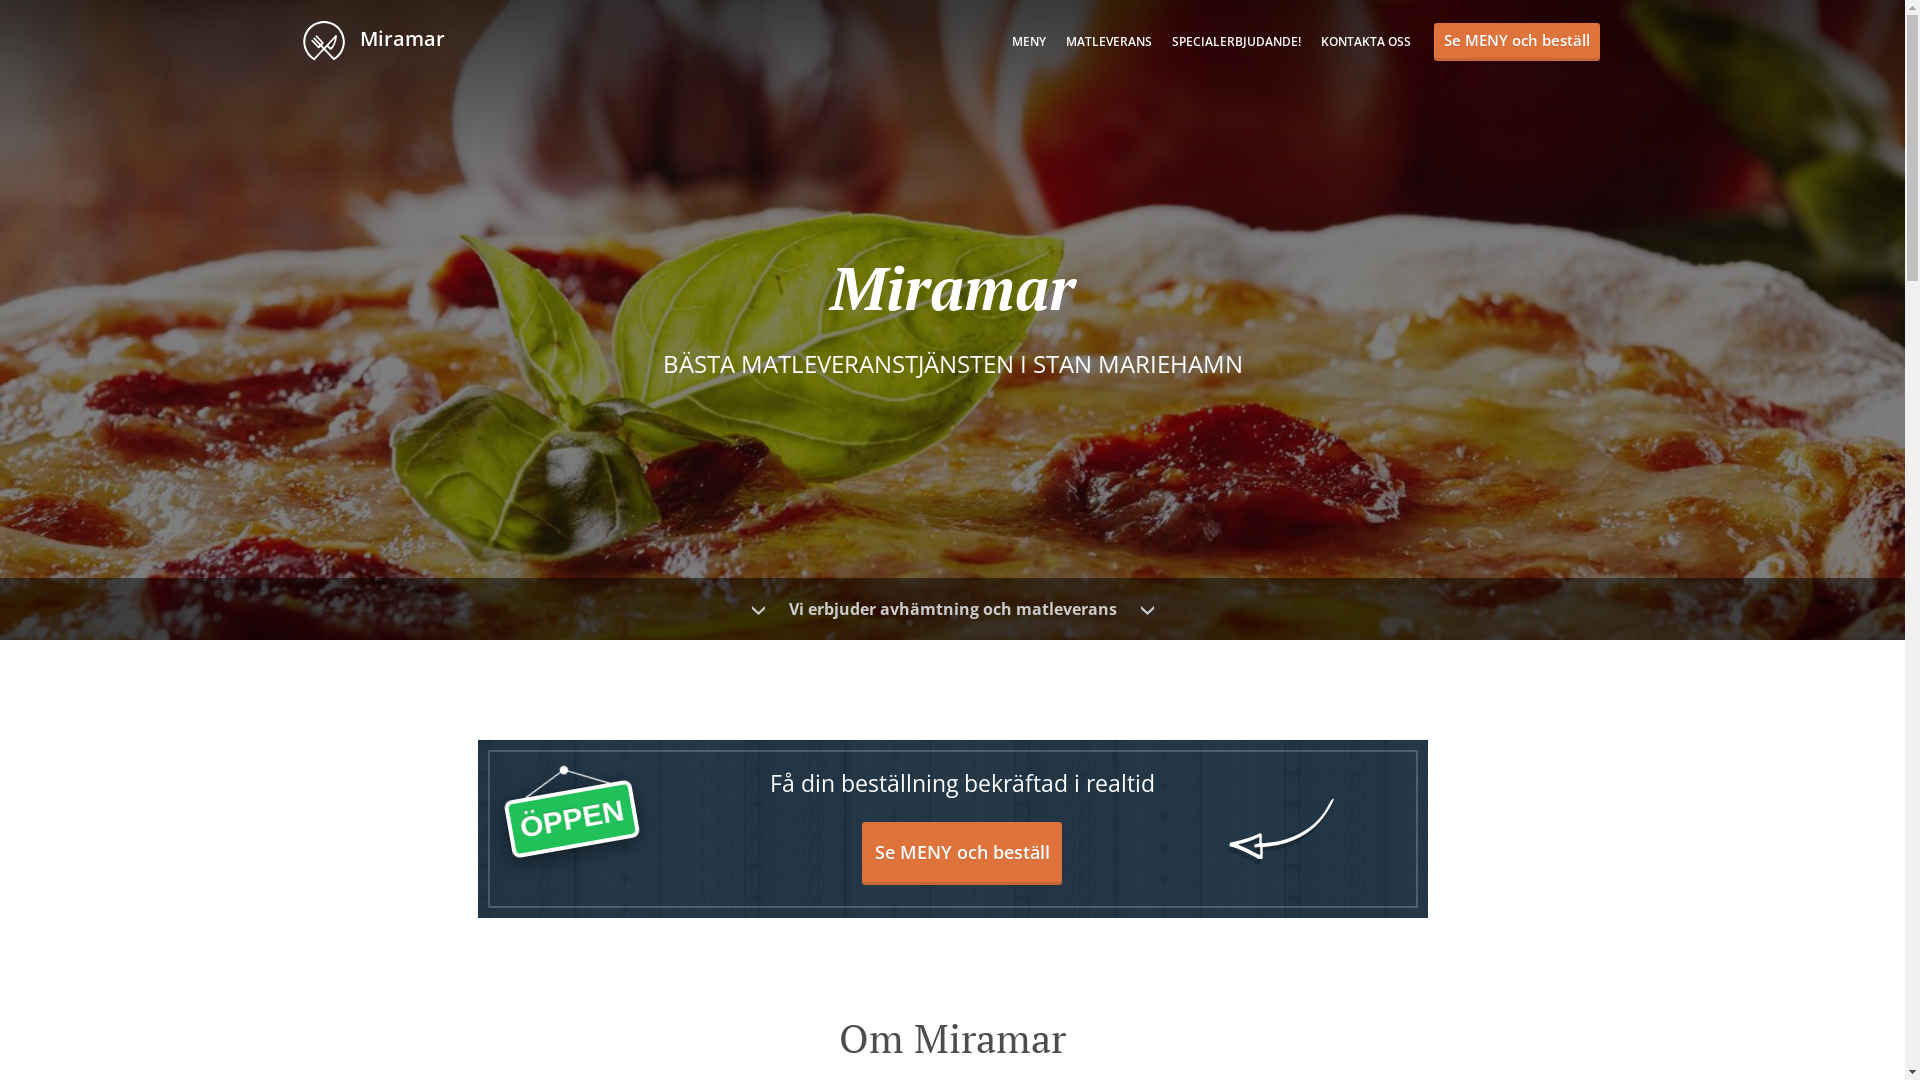 Image resolution: width=1920 pixels, height=1080 pixels. Describe the element at coordinates (383, 39) in the screenshot. I see `' Miramar'` at that location.